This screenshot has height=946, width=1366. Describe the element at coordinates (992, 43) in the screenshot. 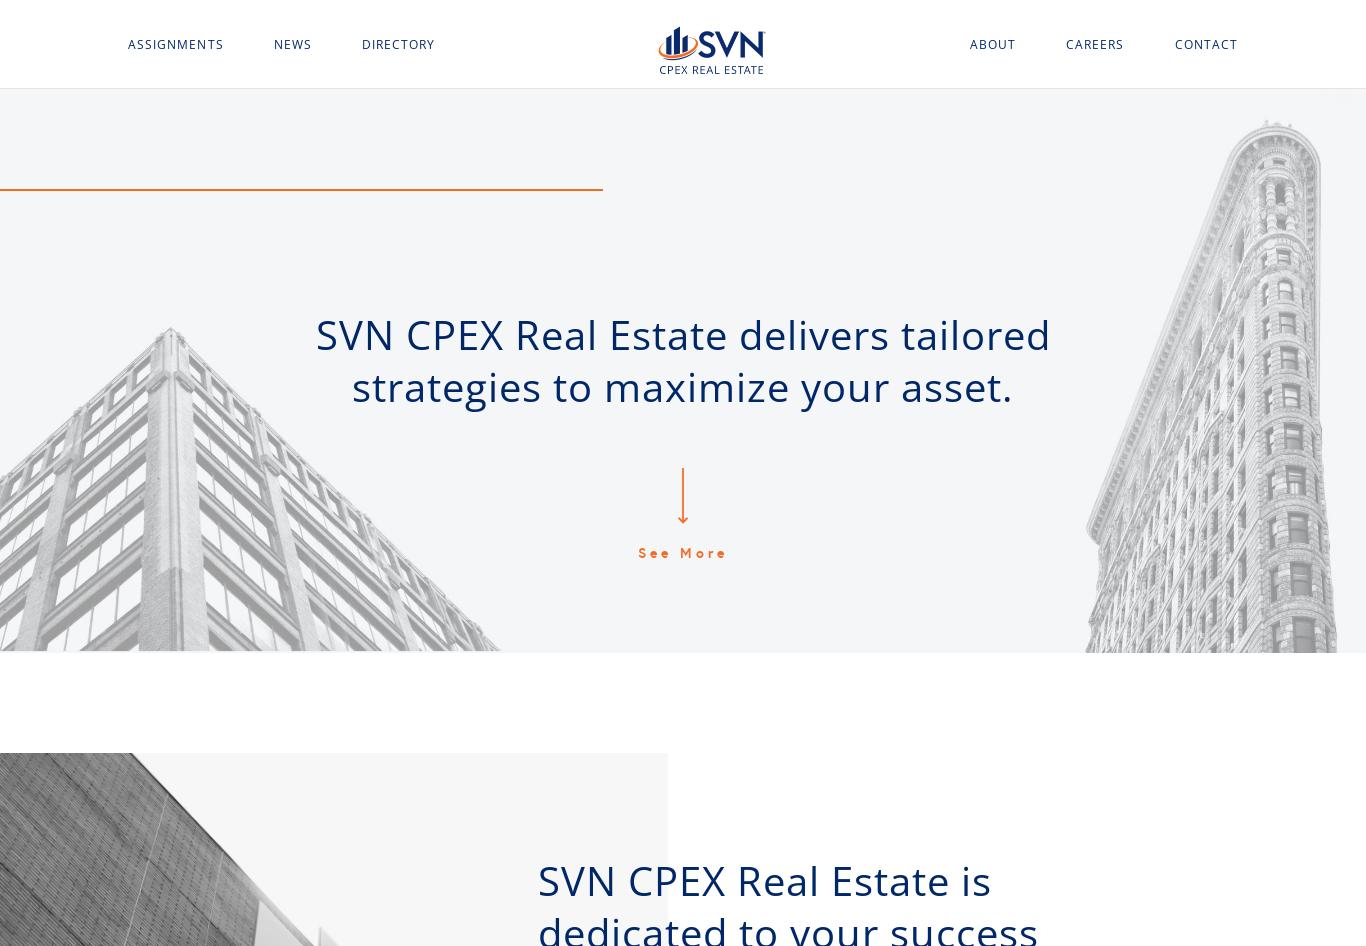

I see `'About'` at that location.